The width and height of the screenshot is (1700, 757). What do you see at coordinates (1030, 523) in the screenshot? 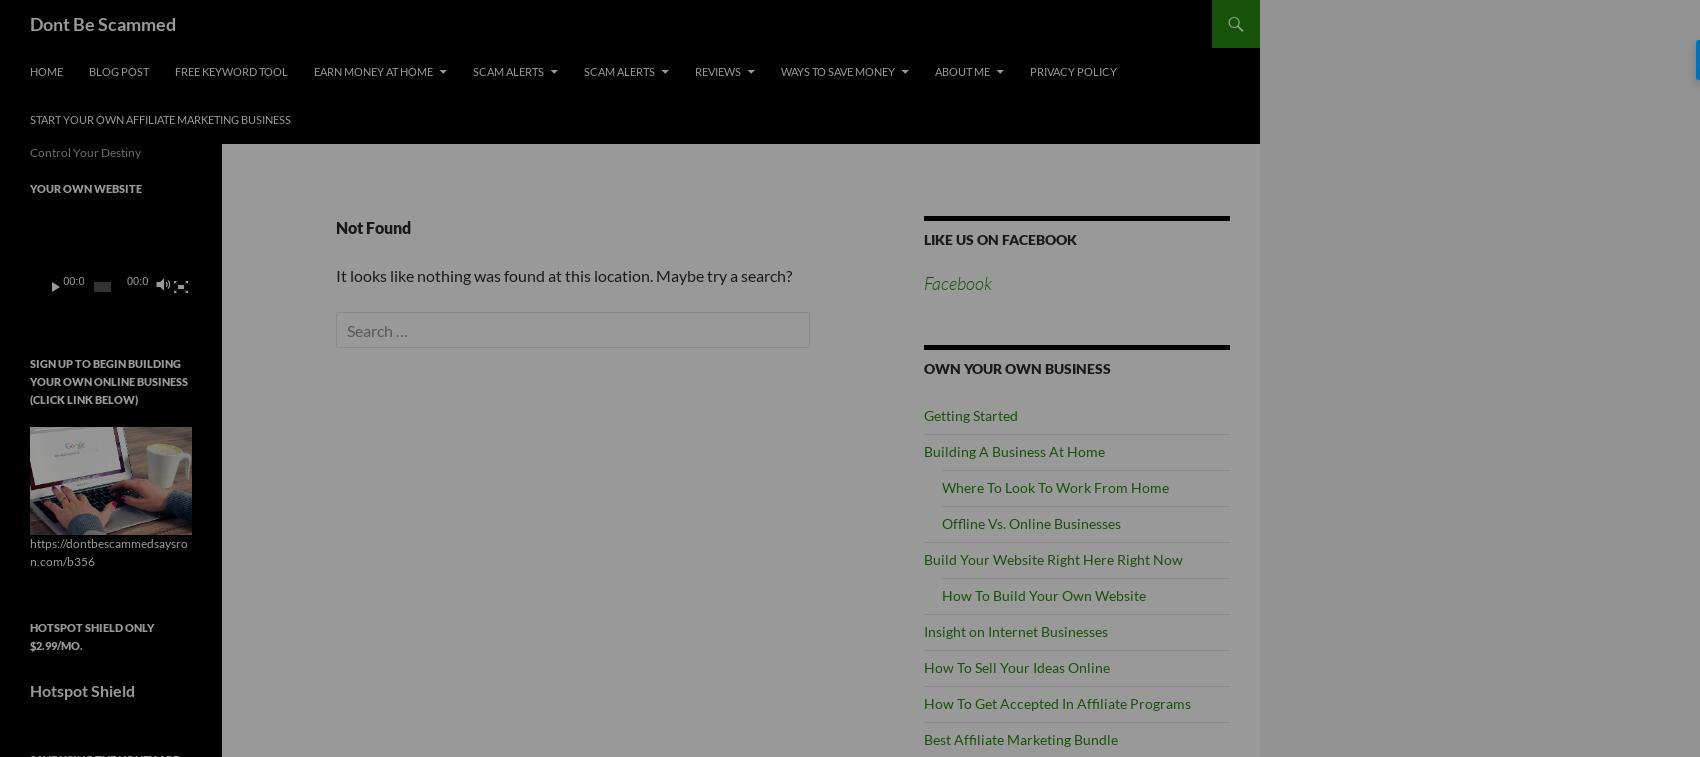
I see `'Offline Vs. Online Businesses'` at bounding box center [1030, 523].